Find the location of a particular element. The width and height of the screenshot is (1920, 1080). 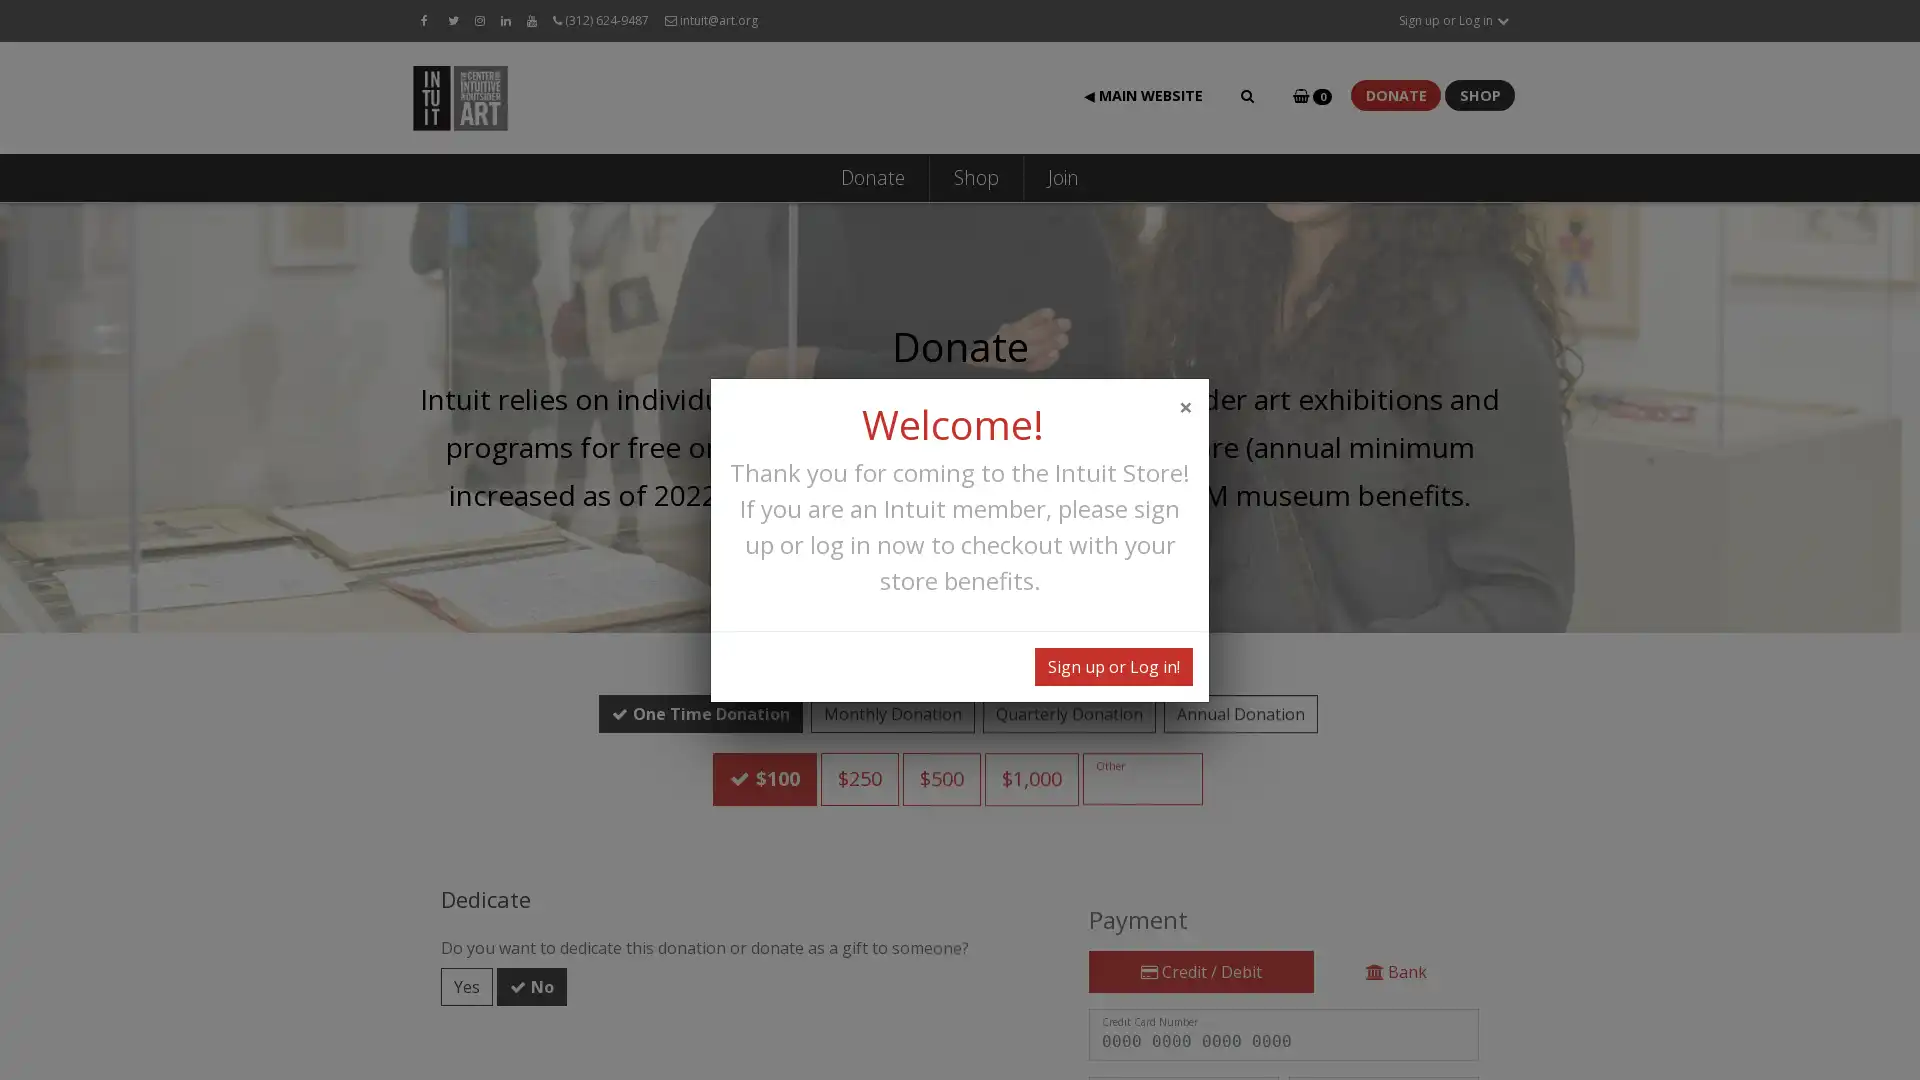

Bank is located at coordinates (1395, 930).